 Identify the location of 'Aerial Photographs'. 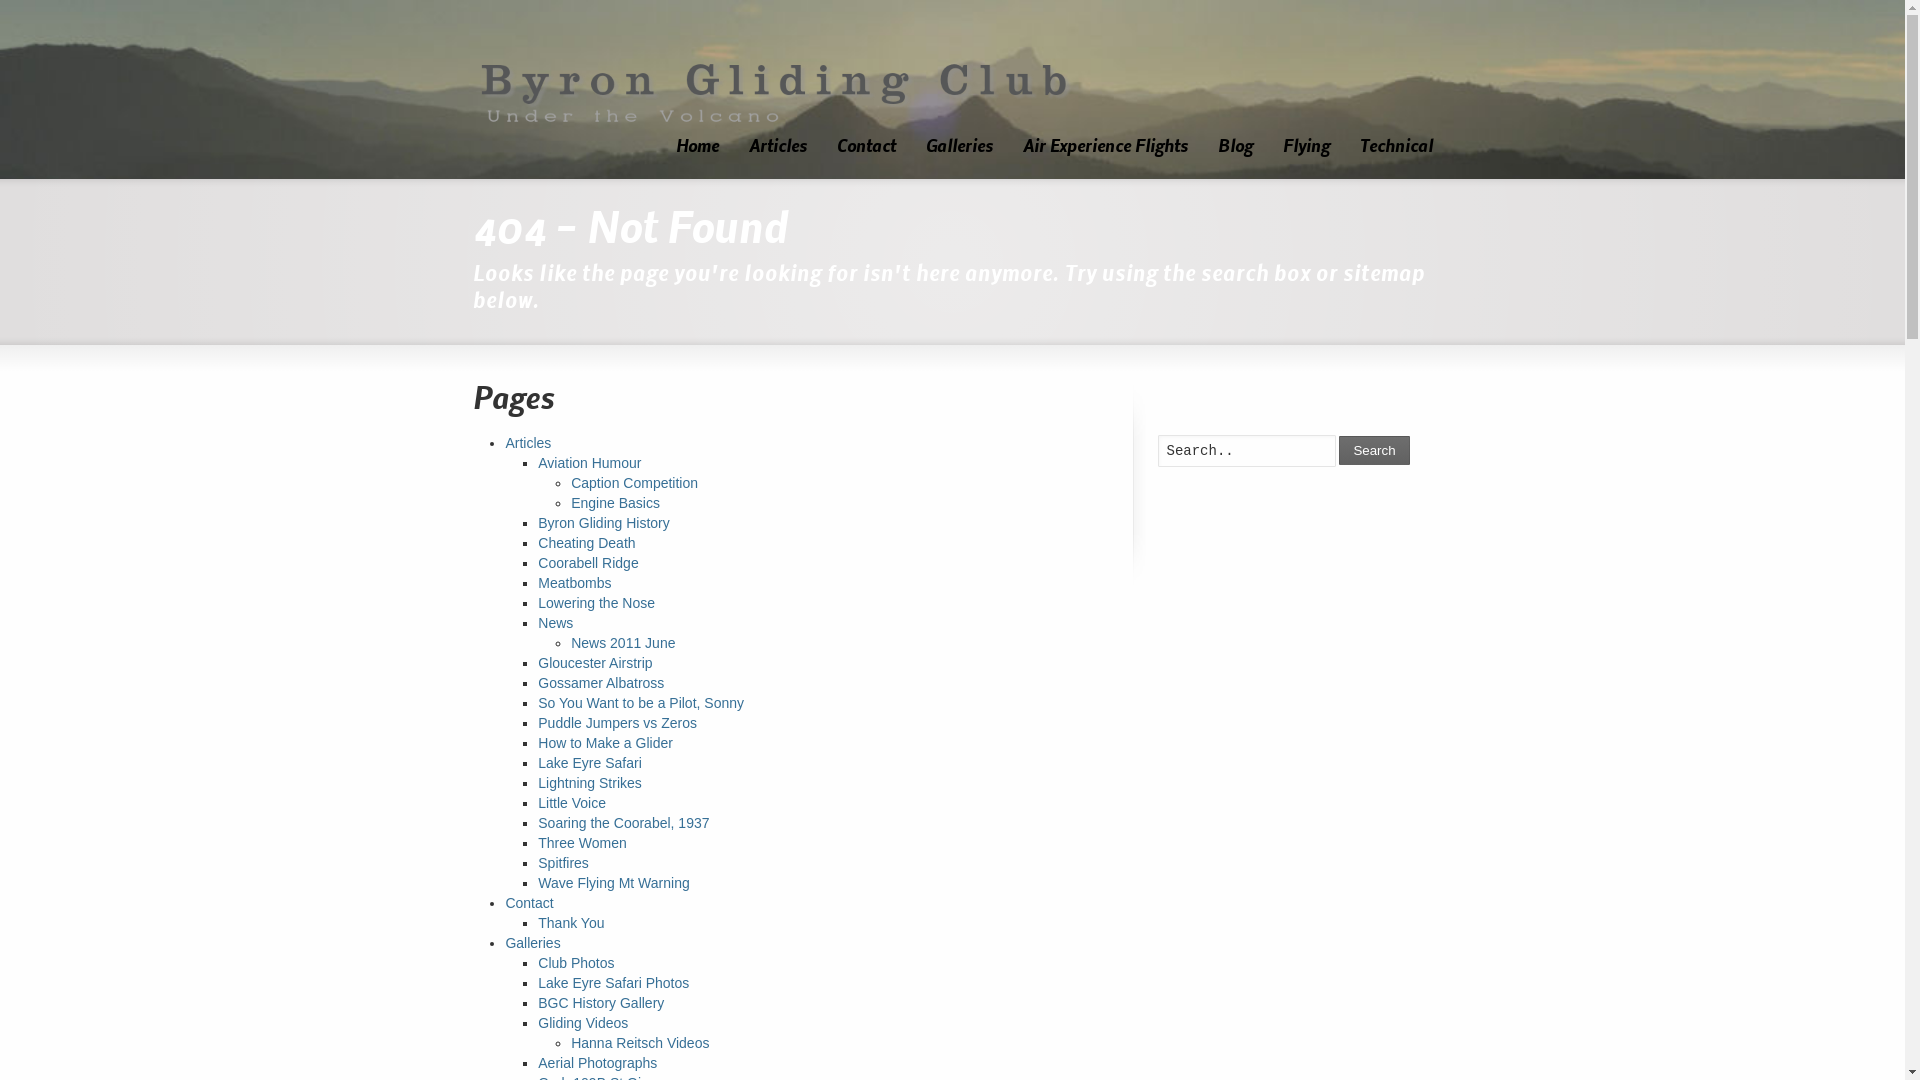
(537, 1062).